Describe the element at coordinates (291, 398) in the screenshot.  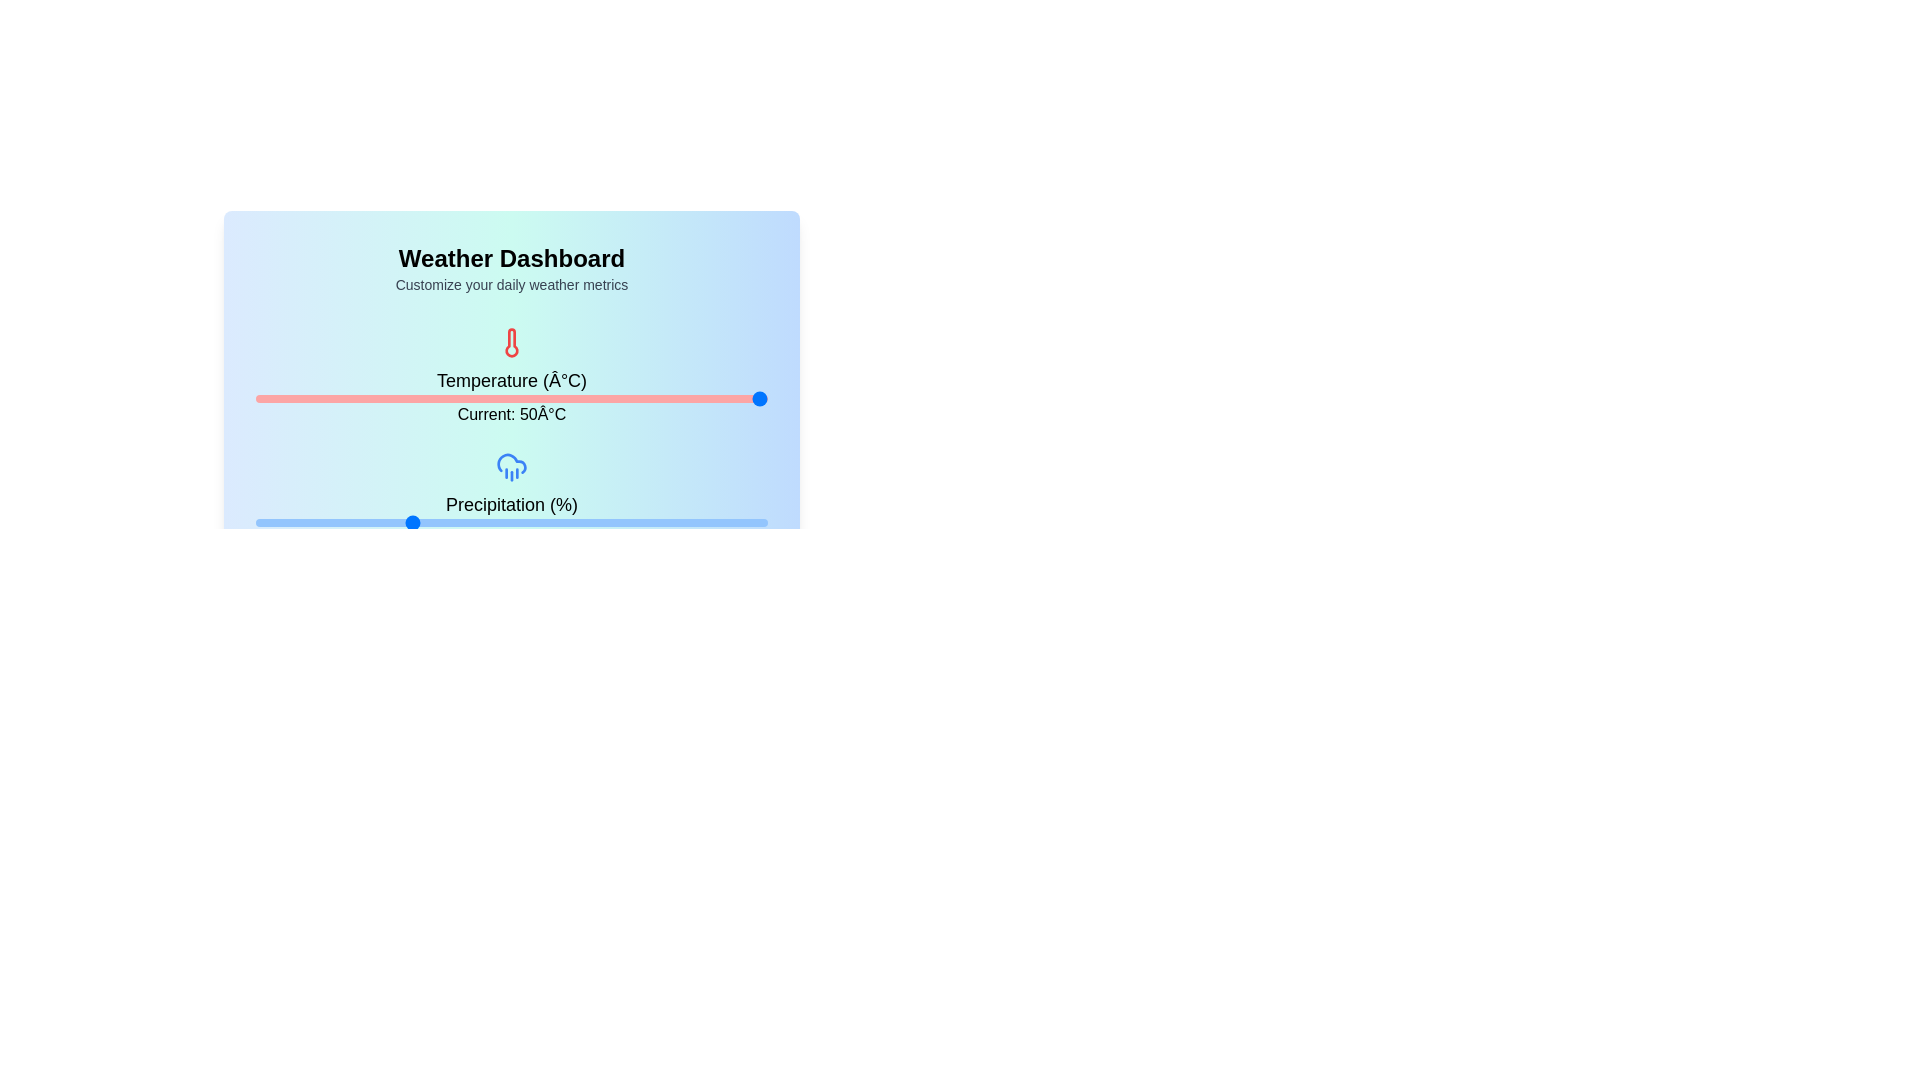
I see `temperature` at that location.